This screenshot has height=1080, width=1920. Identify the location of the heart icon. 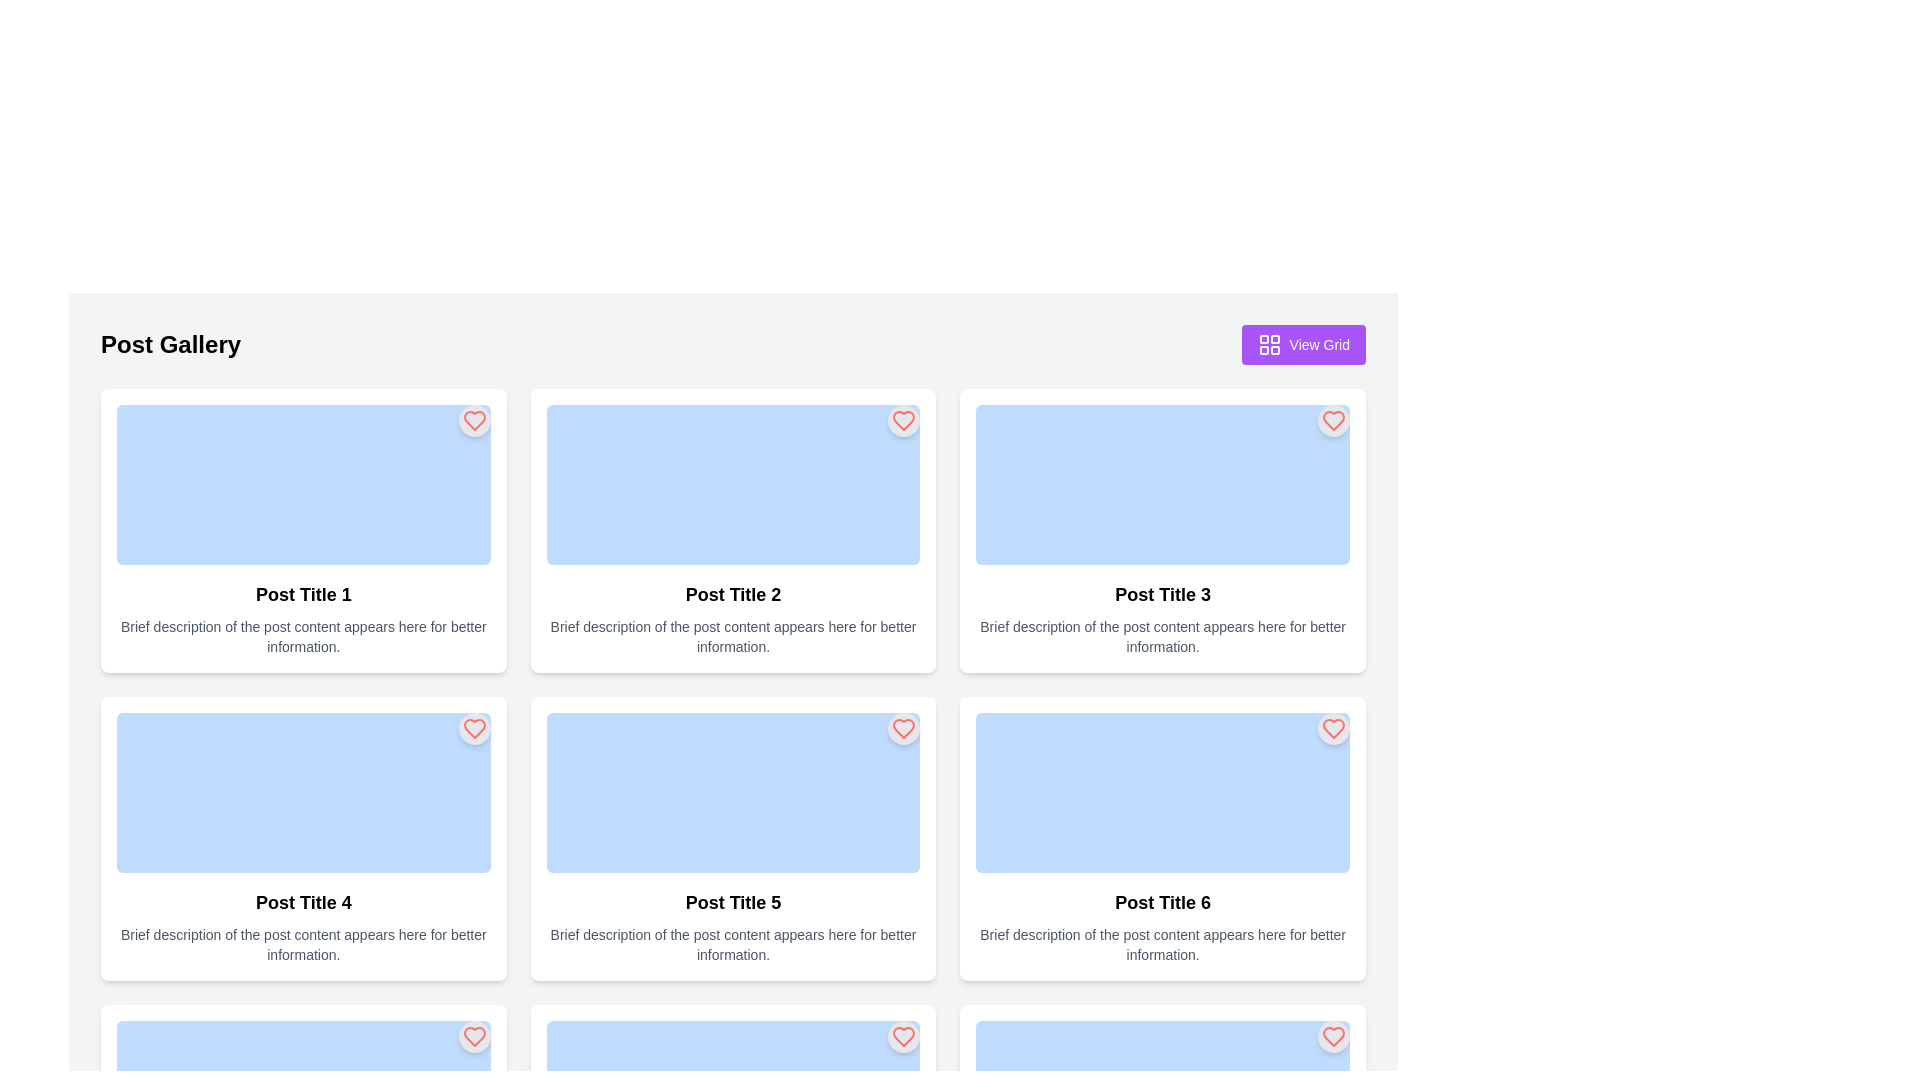
(902, 419).